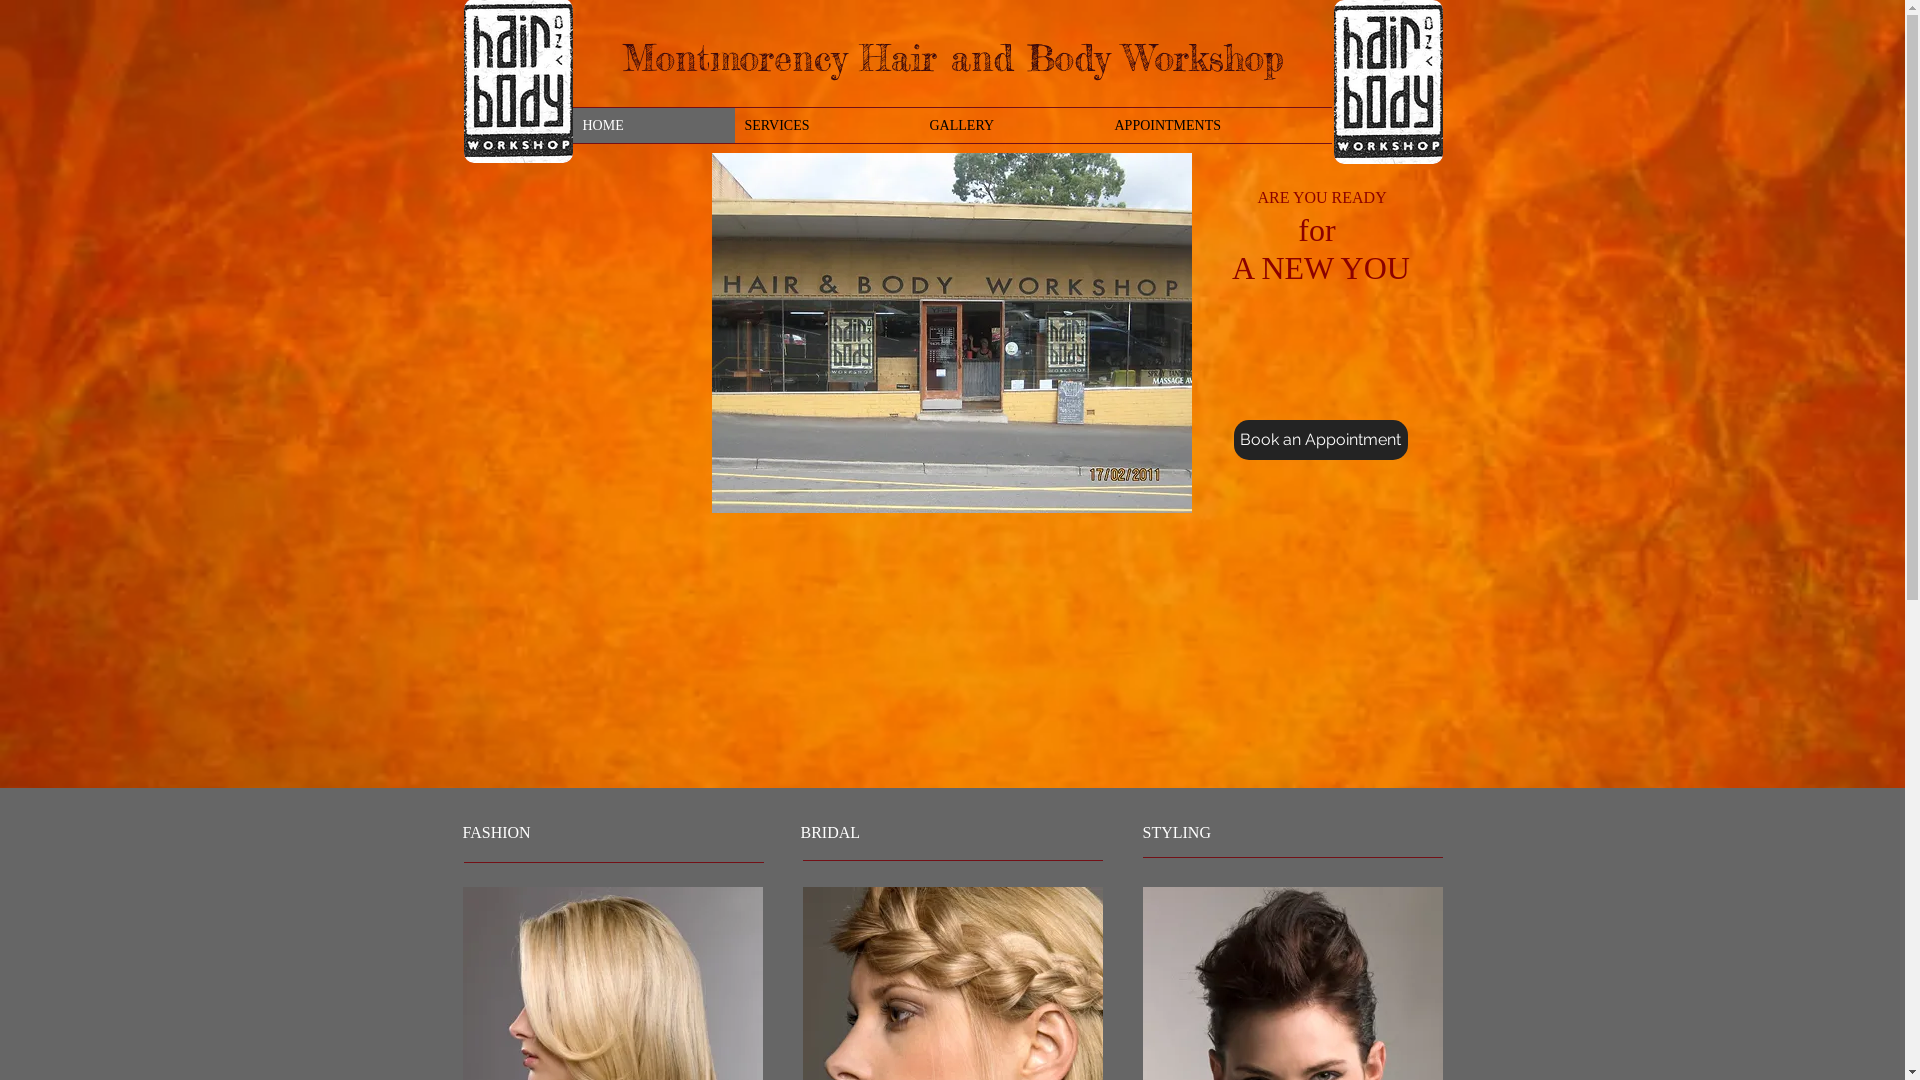 This screenshot has width=1920, height=1080. I want to click on 'HOME', so click(570, 125).